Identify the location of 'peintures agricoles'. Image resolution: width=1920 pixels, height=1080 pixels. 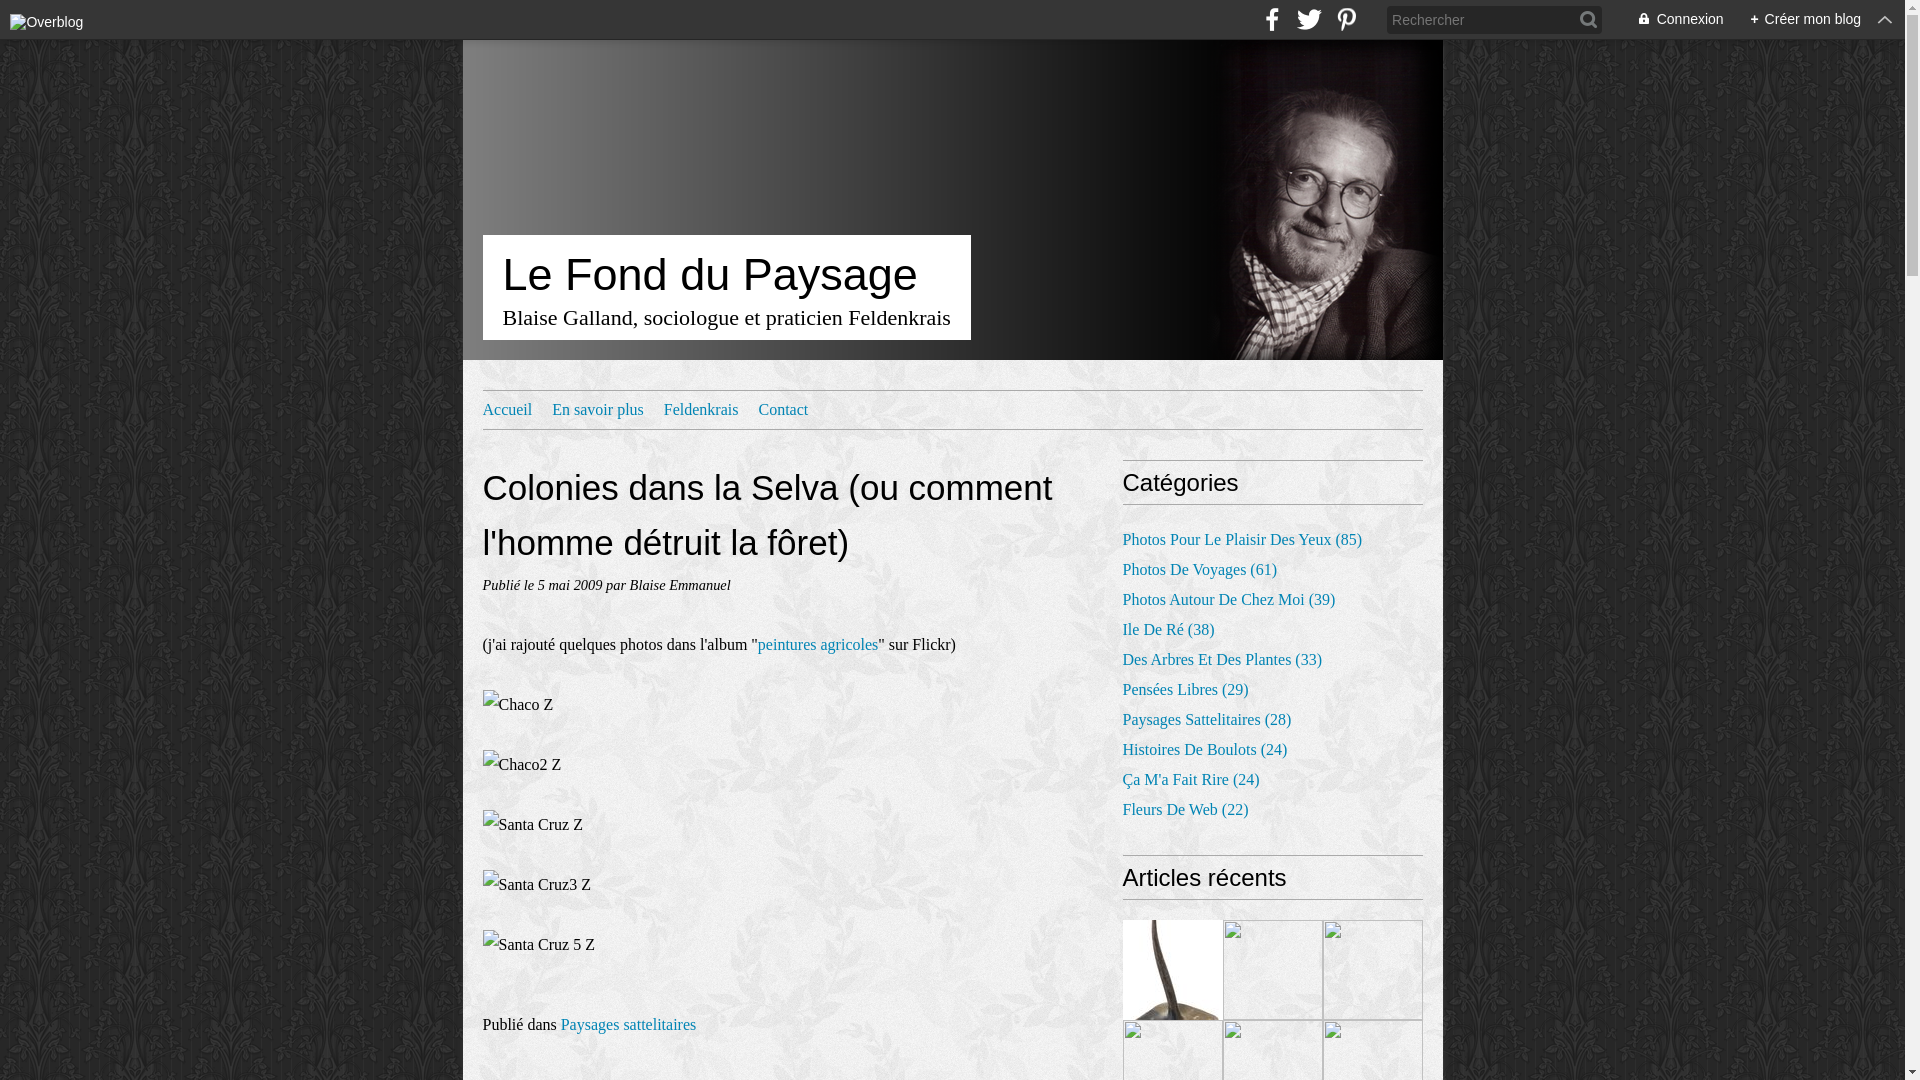
(817, 644).